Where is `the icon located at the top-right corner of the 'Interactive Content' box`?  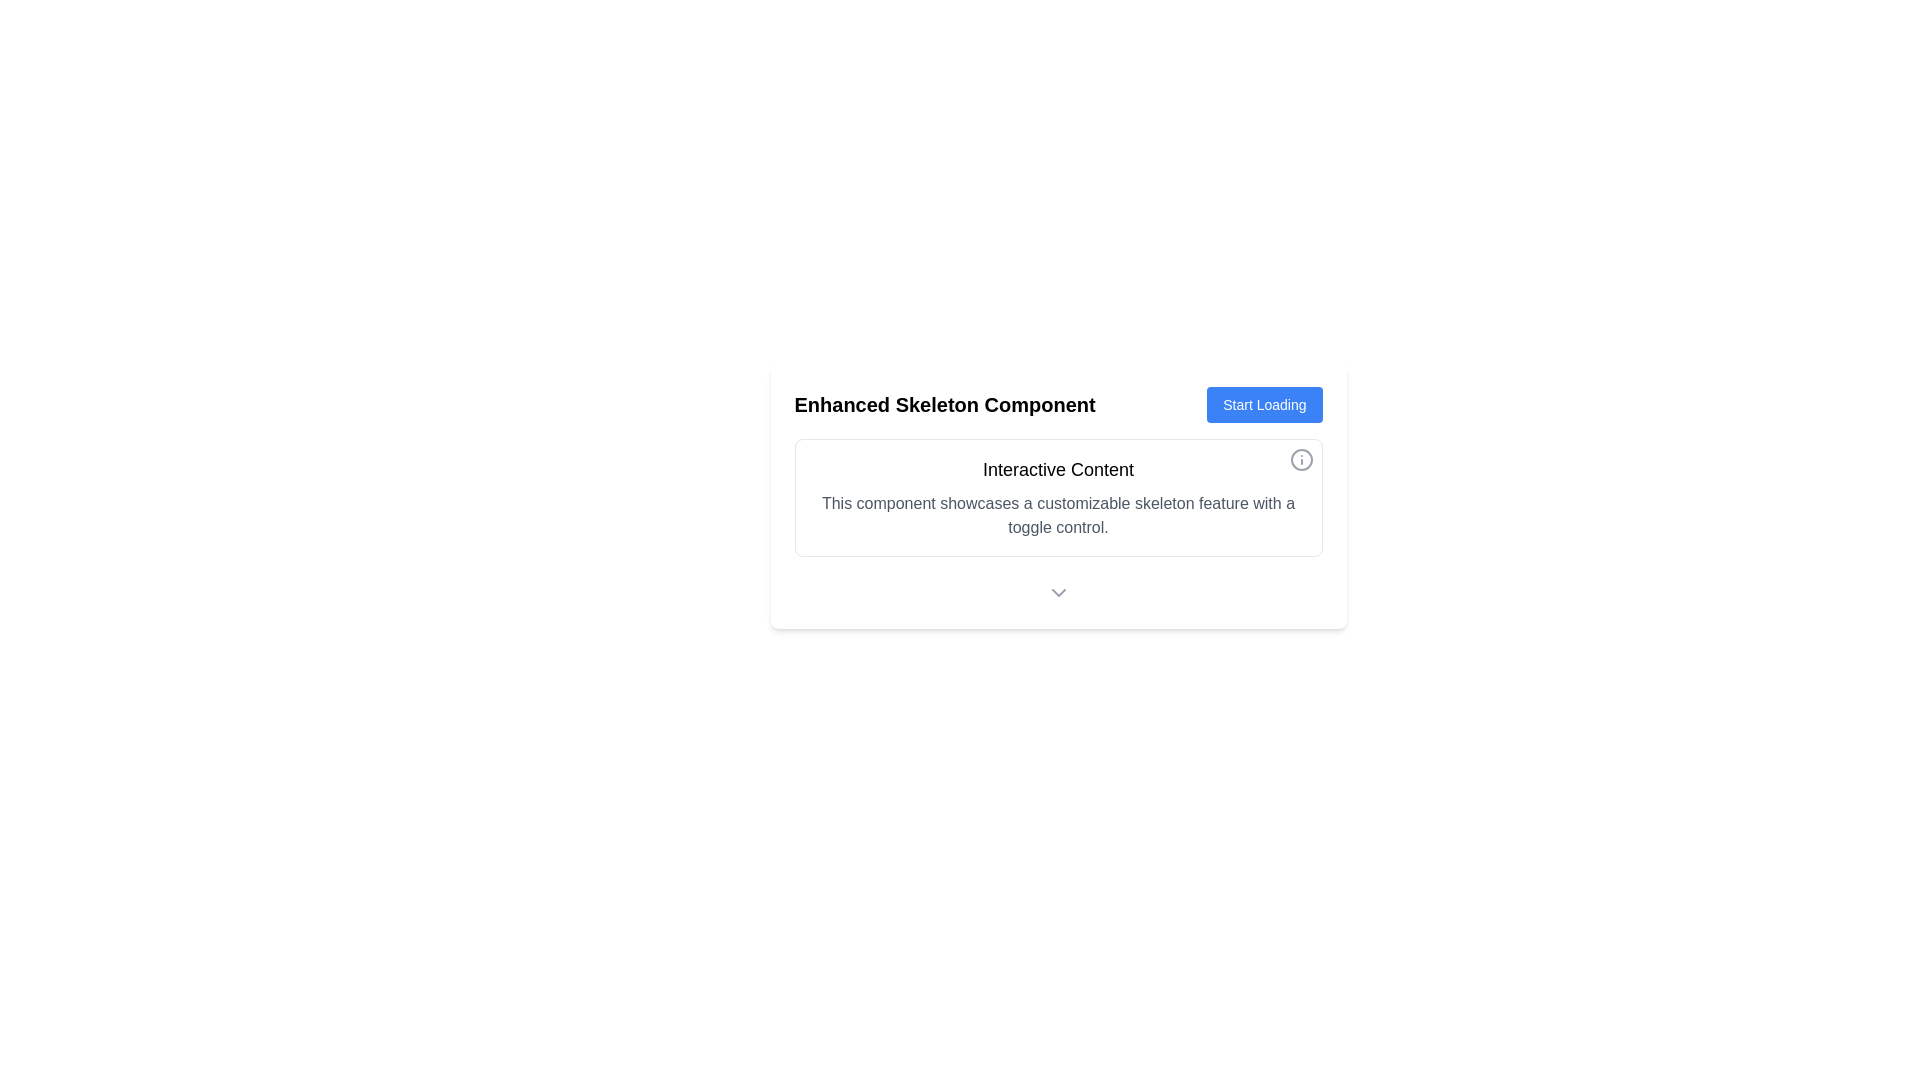 the icon located at the top-right corner of the 'Interactive Content' box is located at coordinates (1301, 459).